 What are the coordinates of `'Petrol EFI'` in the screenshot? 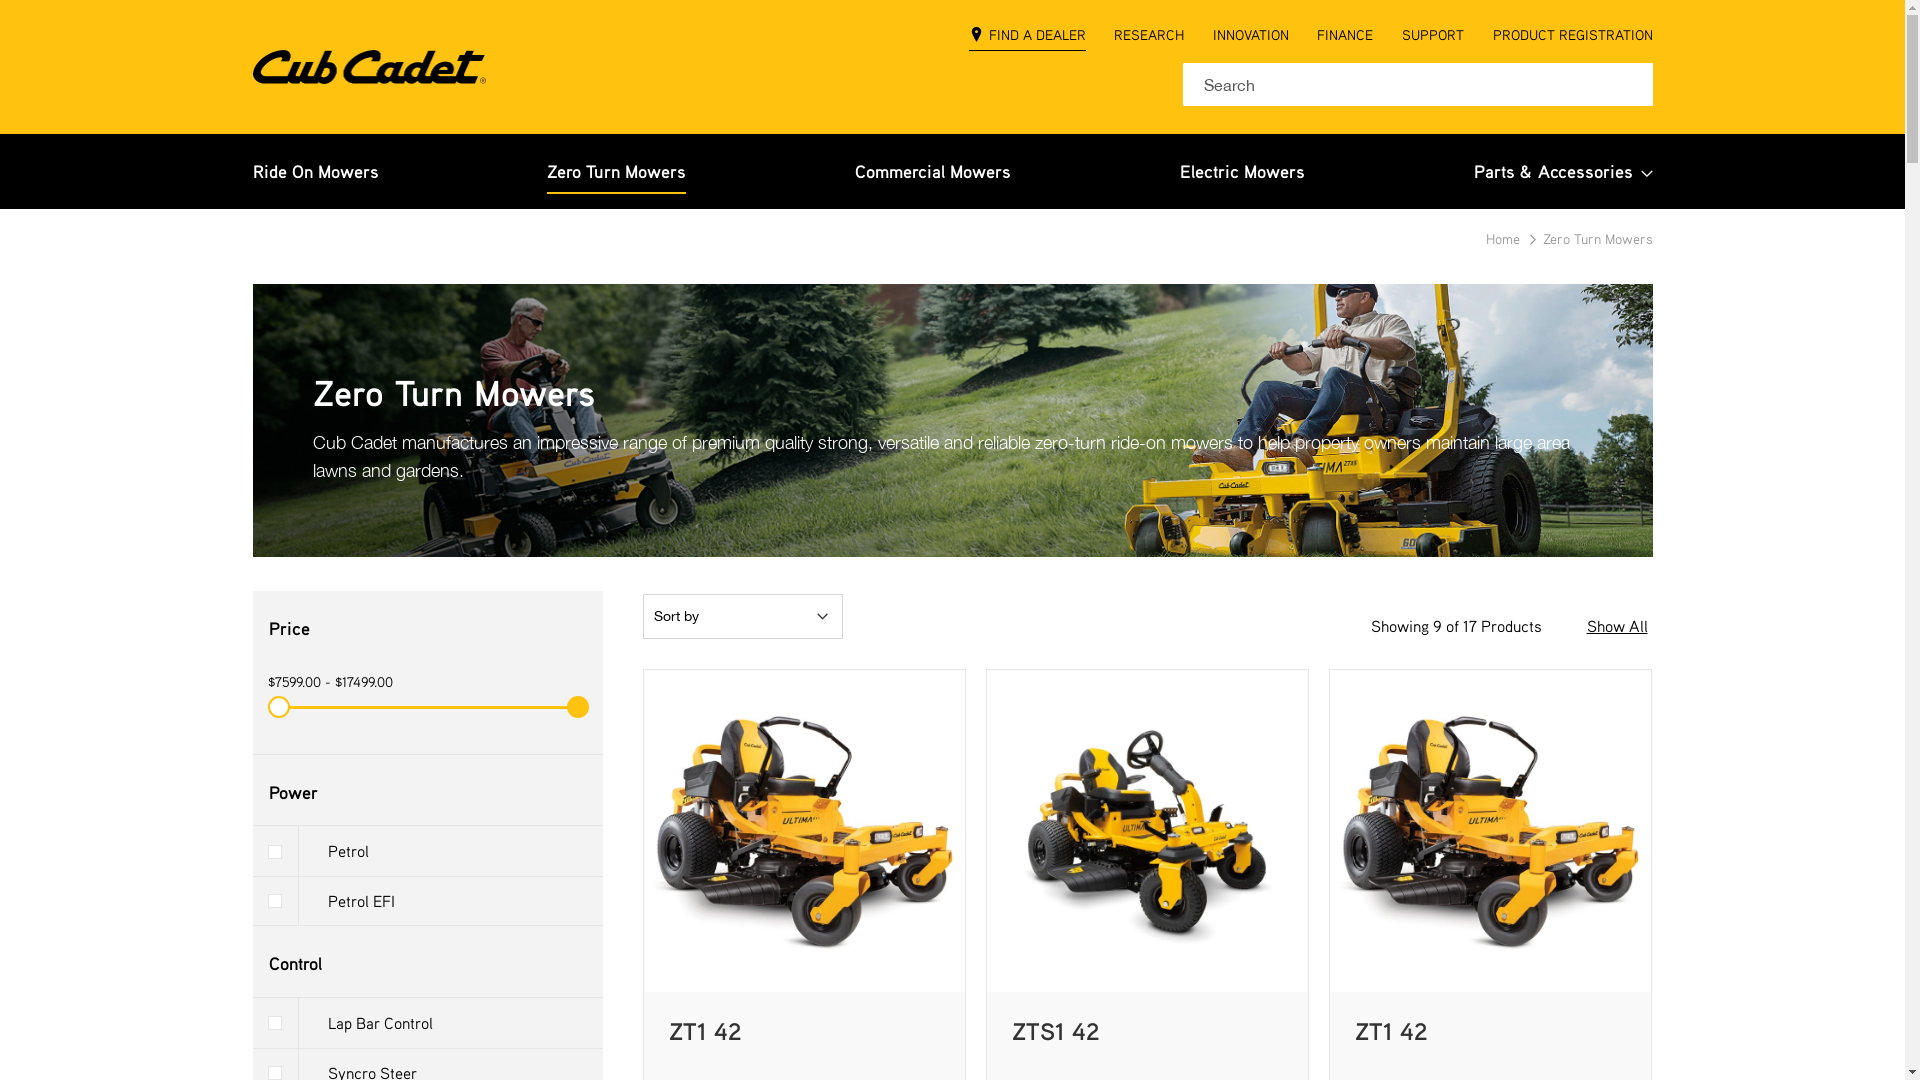 It's located at (251, 901).